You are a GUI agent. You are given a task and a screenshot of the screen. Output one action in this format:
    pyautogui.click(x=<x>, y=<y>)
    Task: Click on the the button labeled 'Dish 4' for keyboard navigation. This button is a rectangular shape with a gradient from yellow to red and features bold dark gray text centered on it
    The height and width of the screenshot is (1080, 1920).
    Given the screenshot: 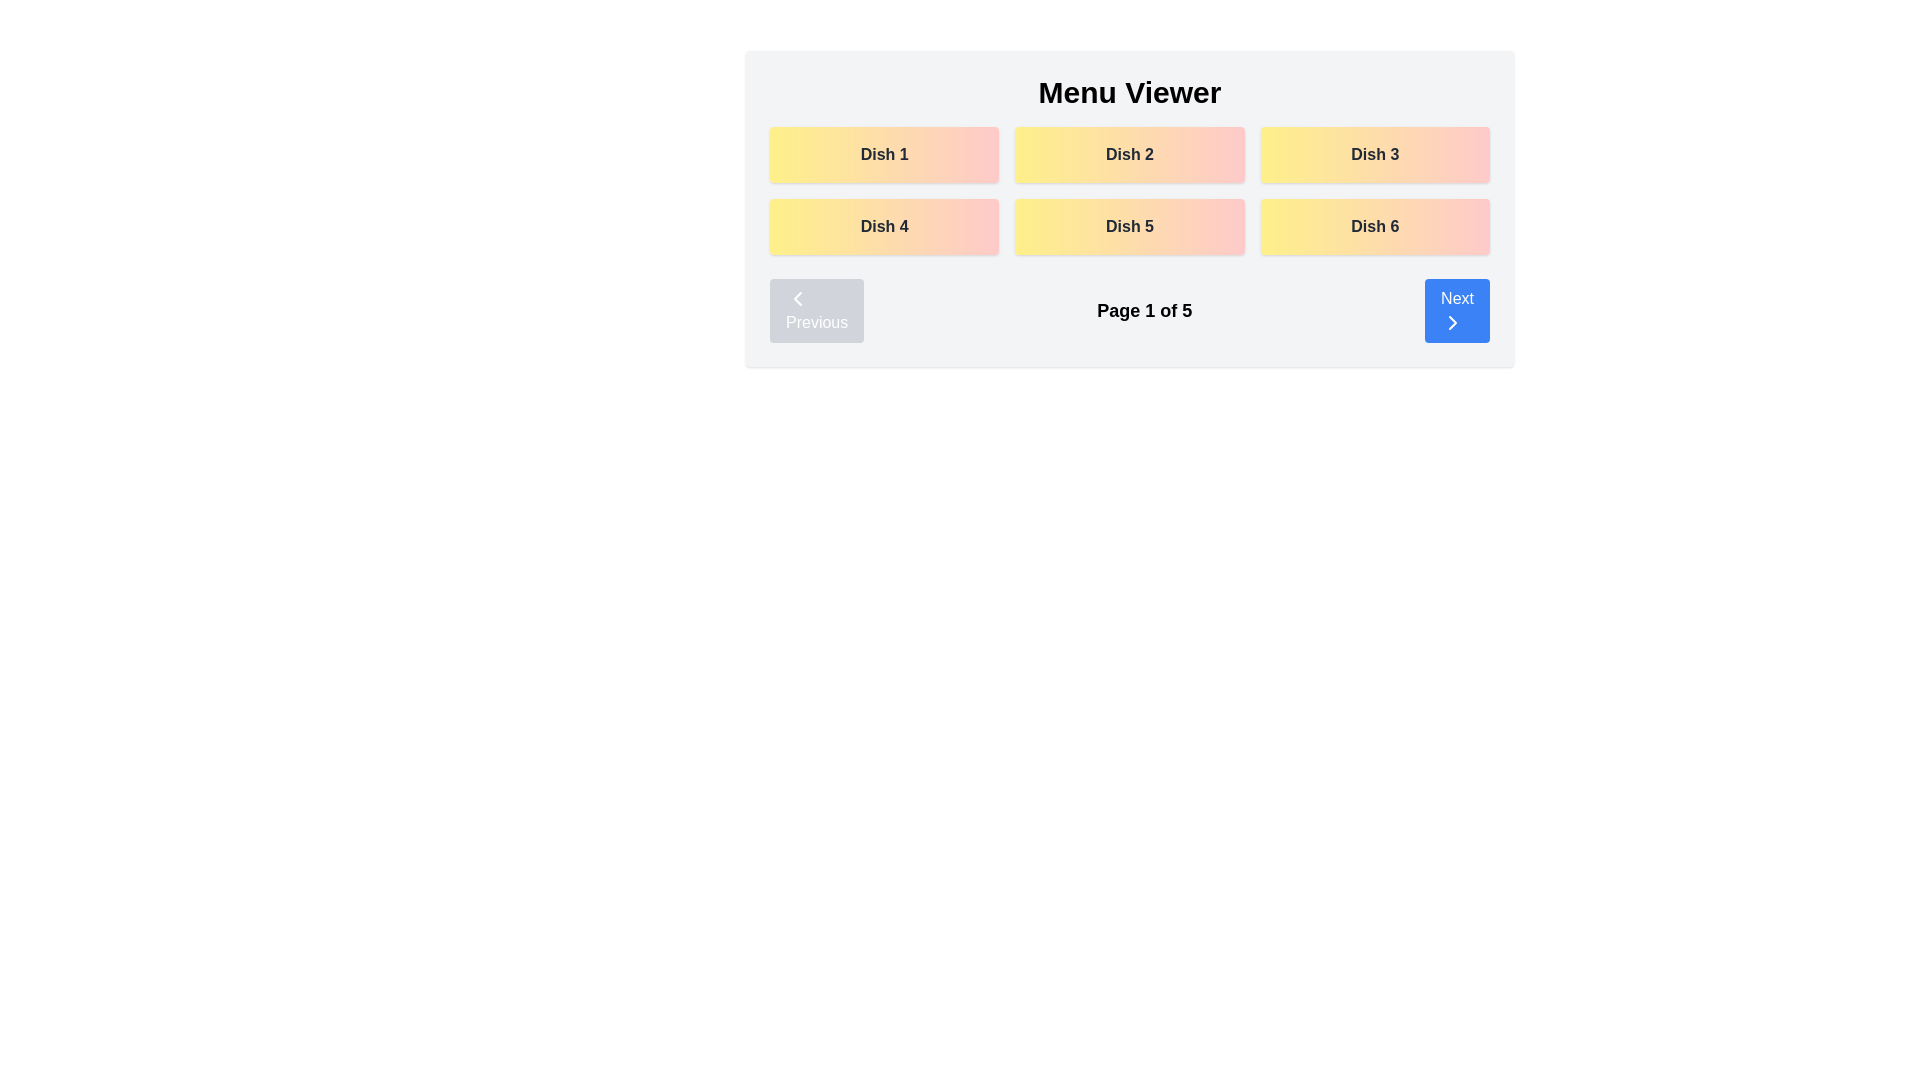 What is the action you would take?
    pyautogui.click(x=883, y=226)
    